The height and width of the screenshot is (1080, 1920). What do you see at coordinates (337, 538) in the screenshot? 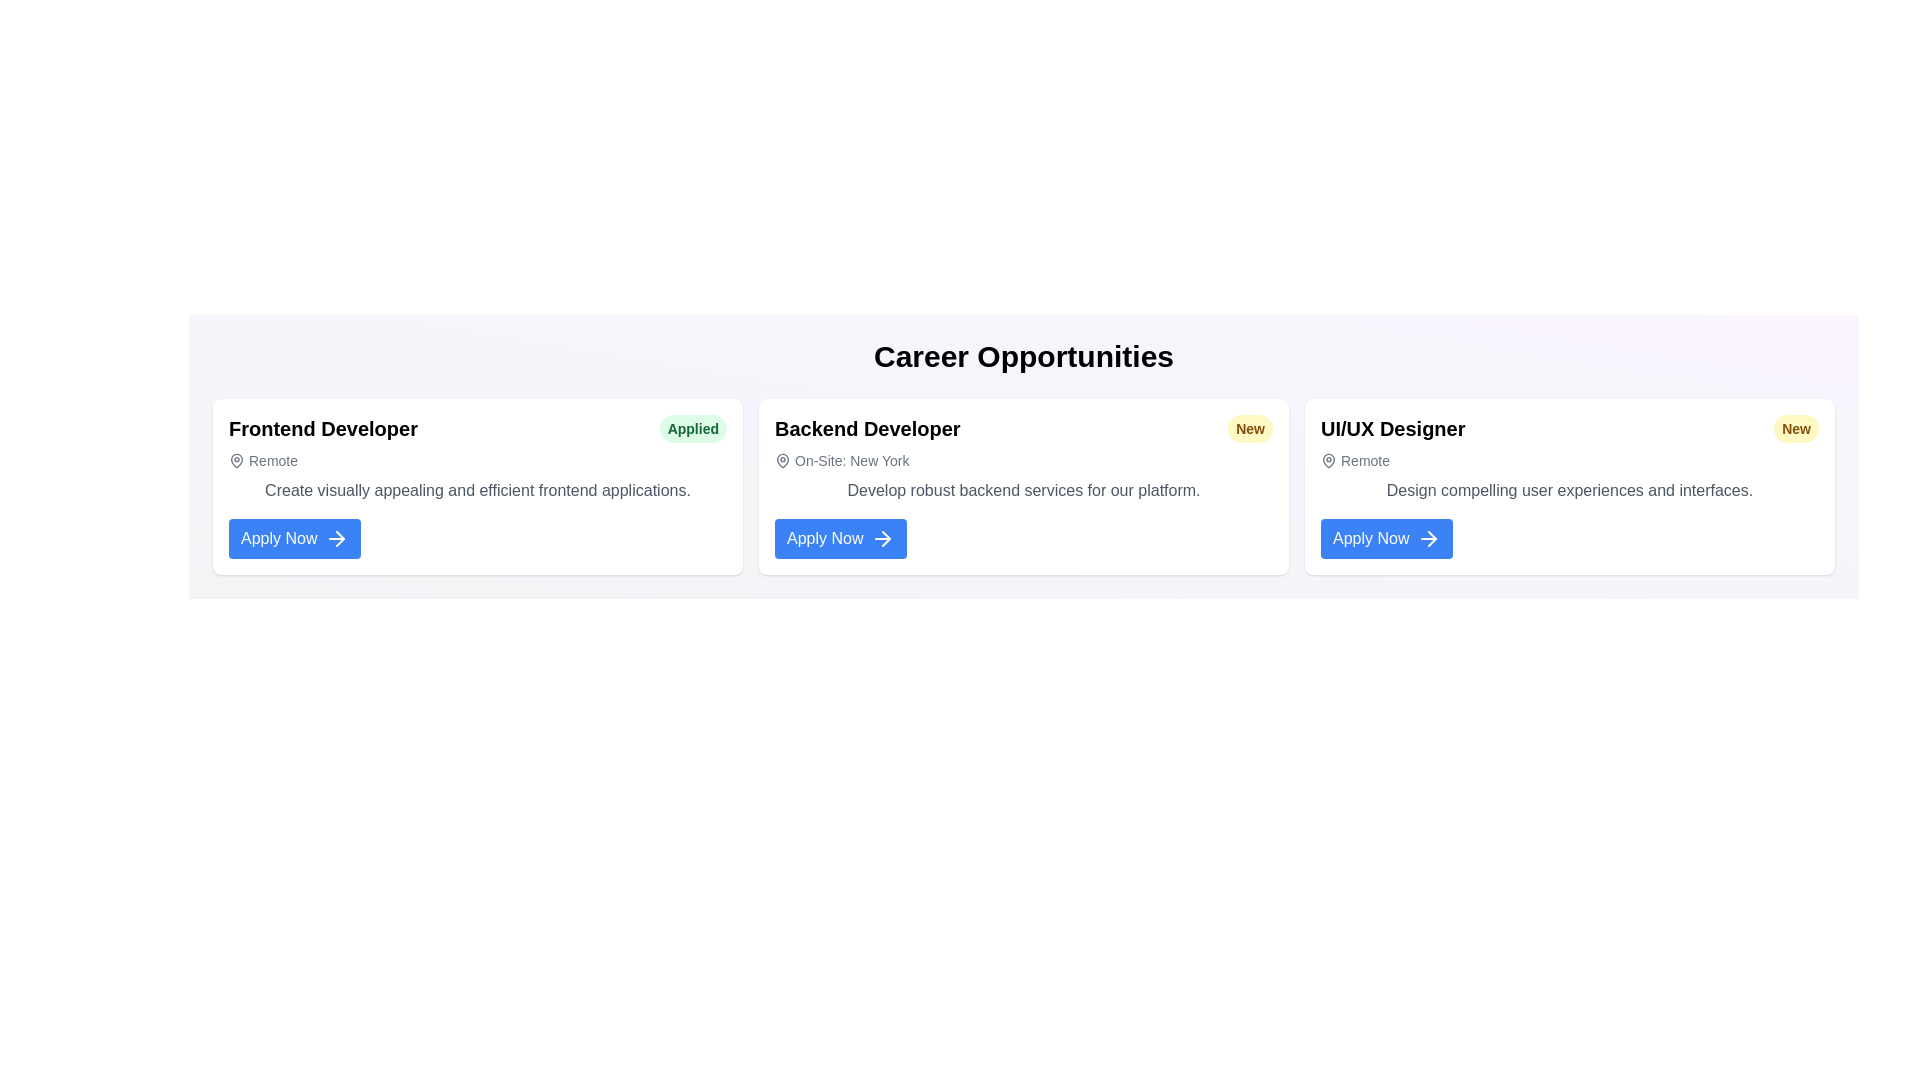
I see `the arrow icon located on the right-hand side of the 'Apply Now' button for the 'Frontend Developer' position` at bounding box center [337, 538].